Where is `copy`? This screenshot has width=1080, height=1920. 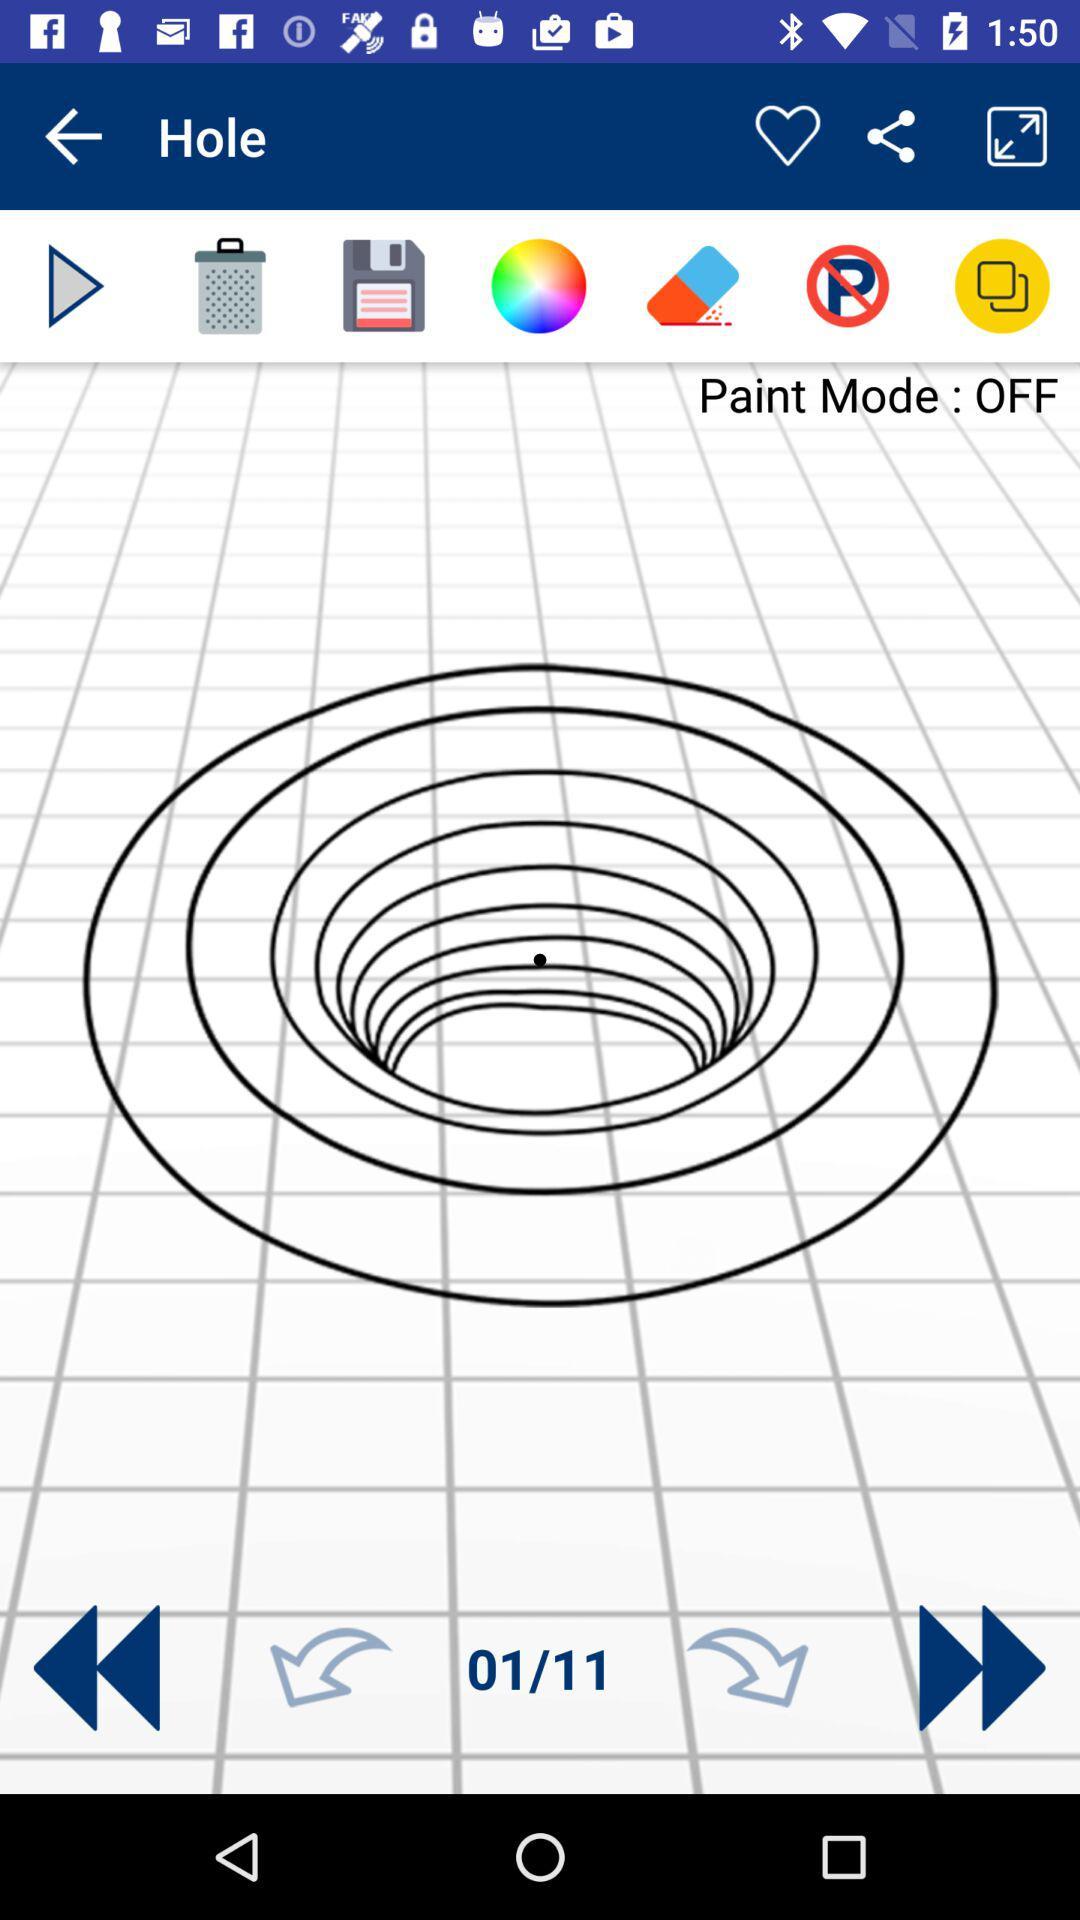 copy is located at coordinates (1002, 285).